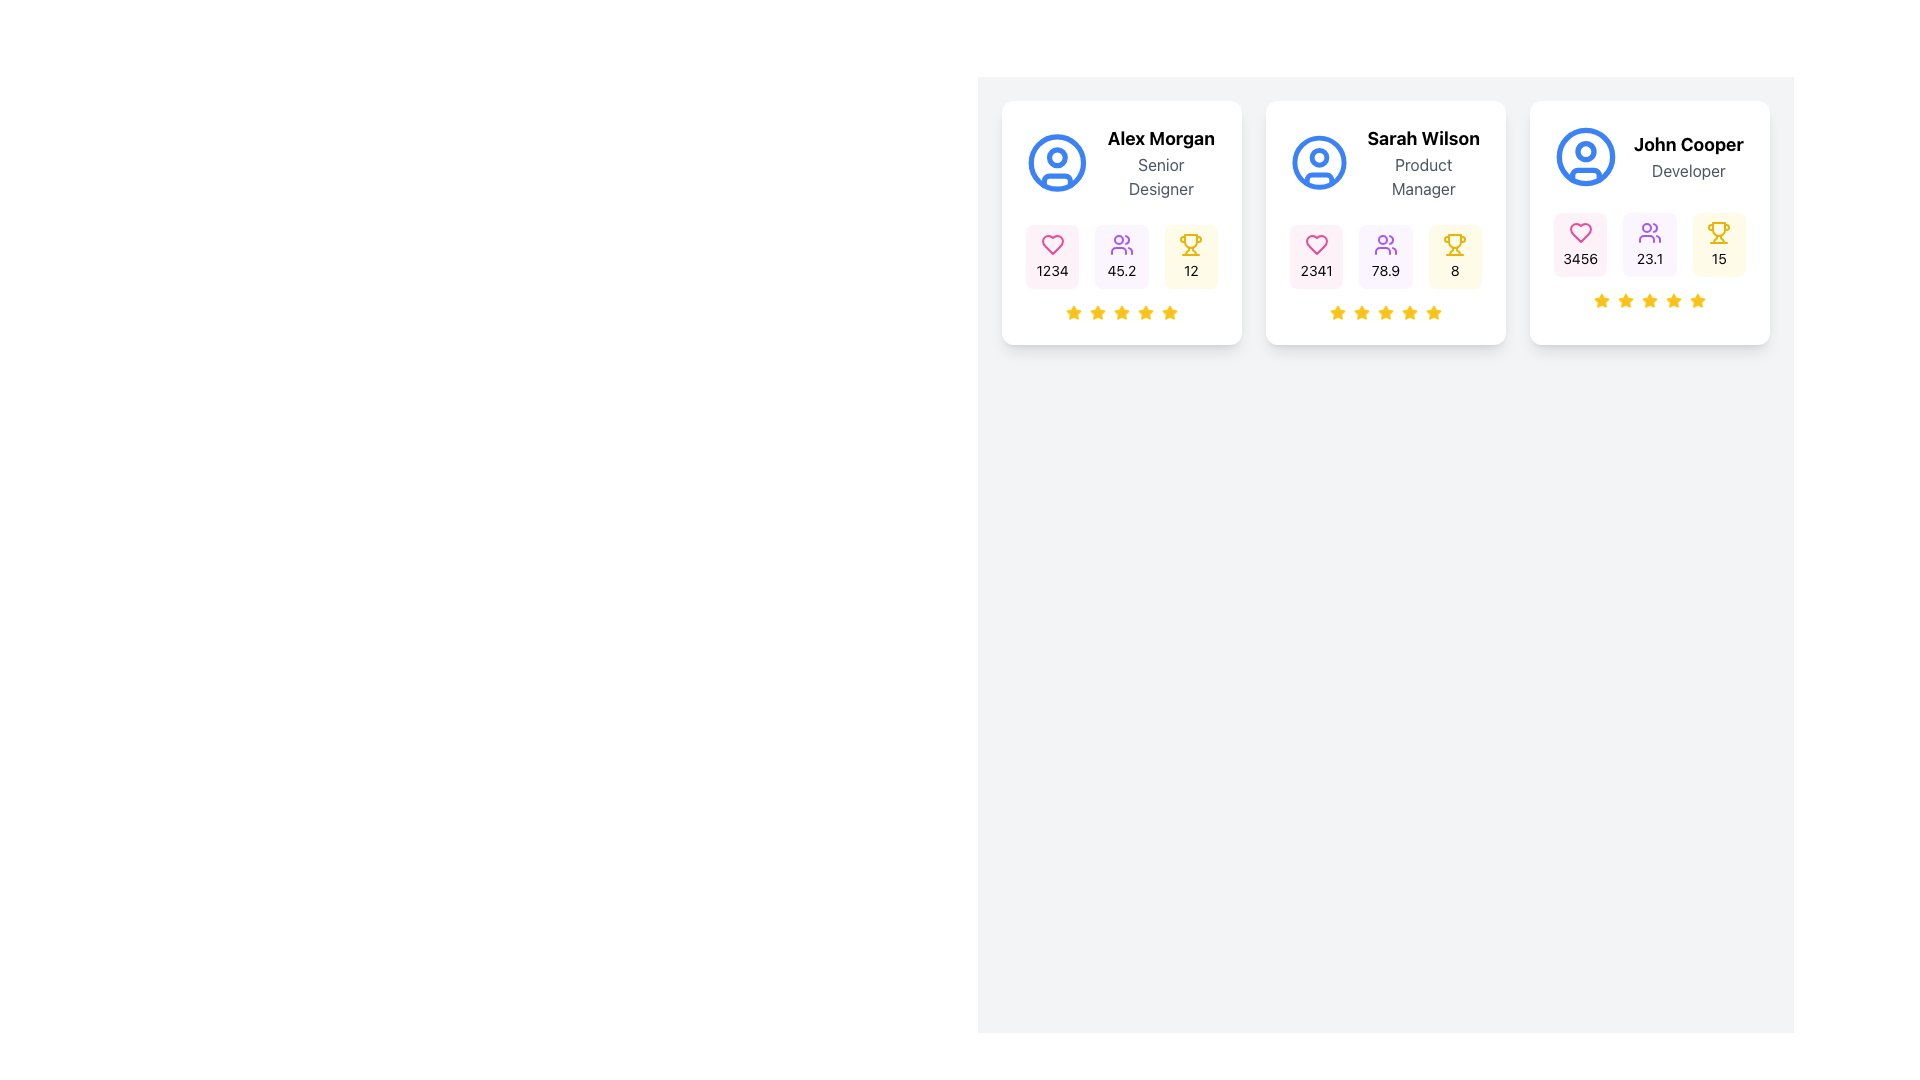  Describe the element at coordinates (1650, 244) in the screenshot. I see `the metric display element with a light purple background, rounded corners, and the number '23.1' in black, located in the second card from the right in a three-column grid layout` at that location.